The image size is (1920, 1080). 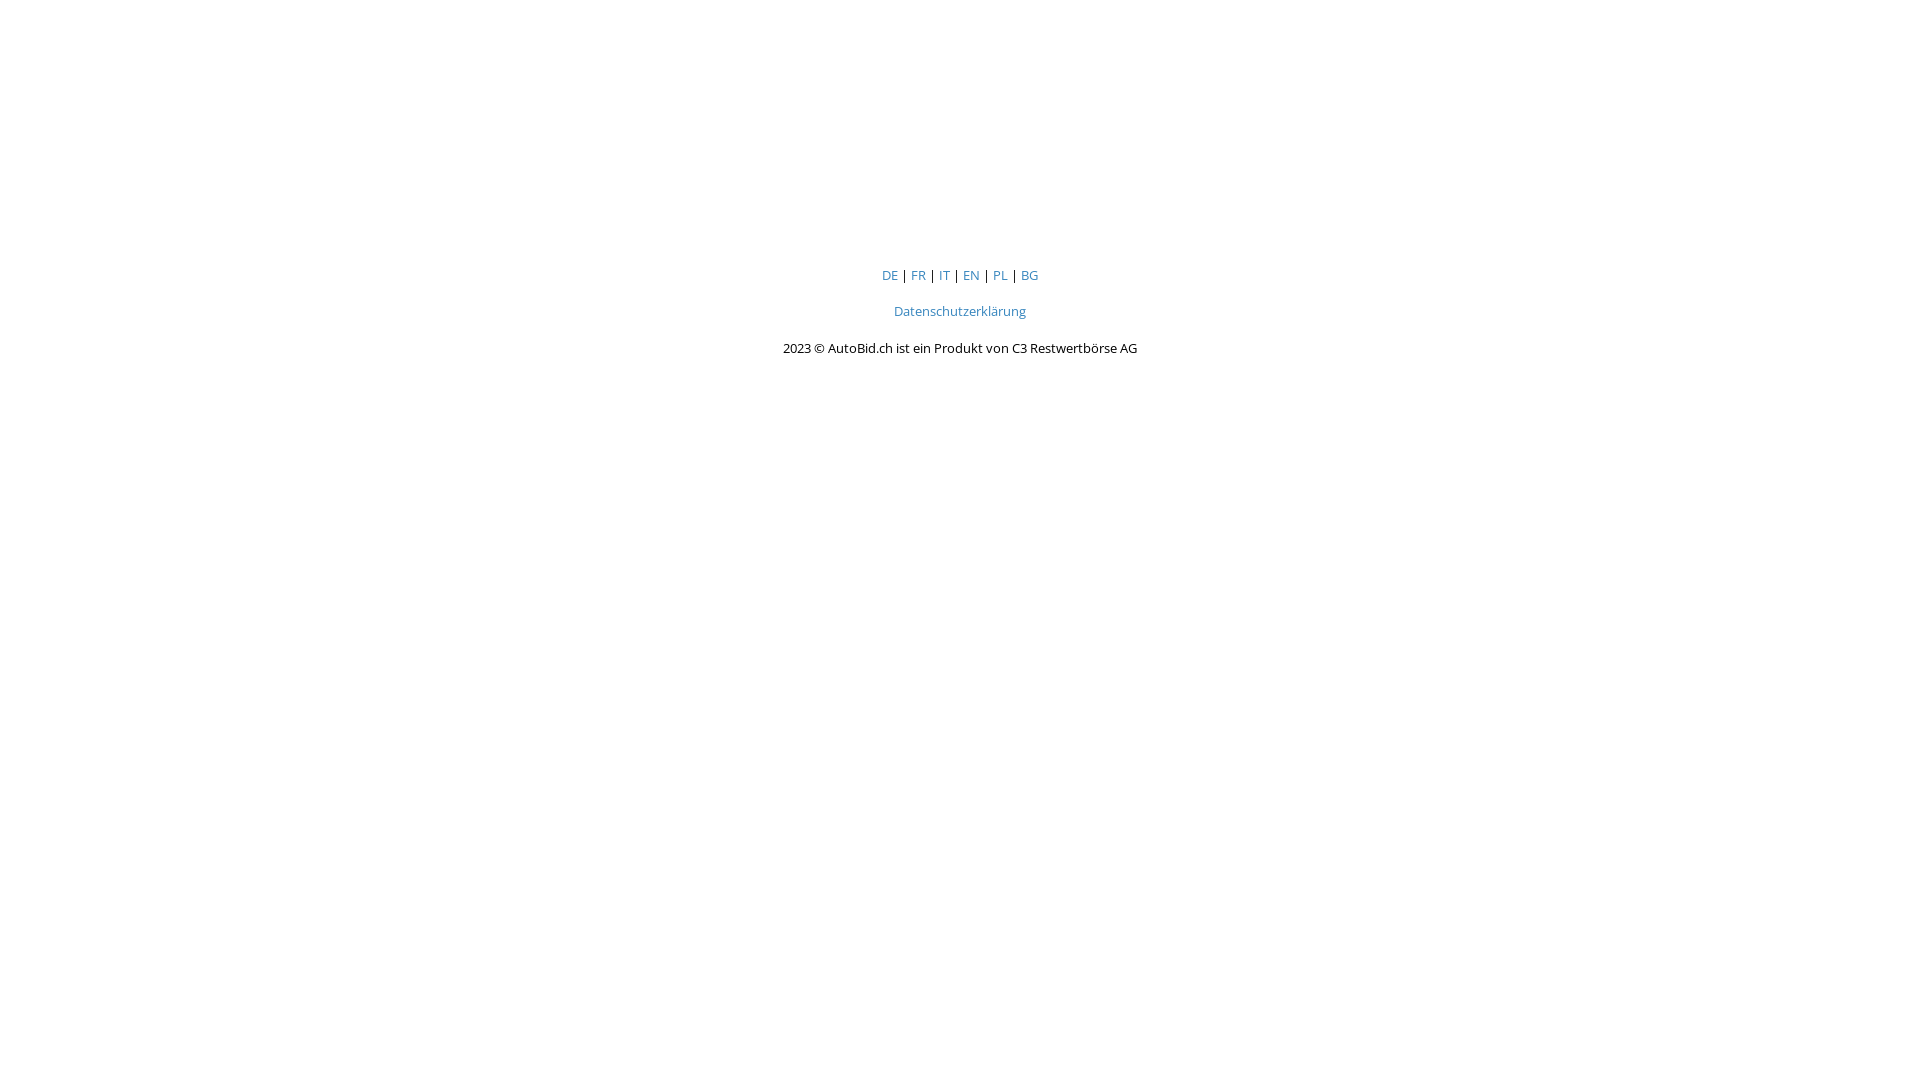 What do you see at coordinates (971, 274) in the screenshot?
I see `'EN'` at bounding box center [971, 274].